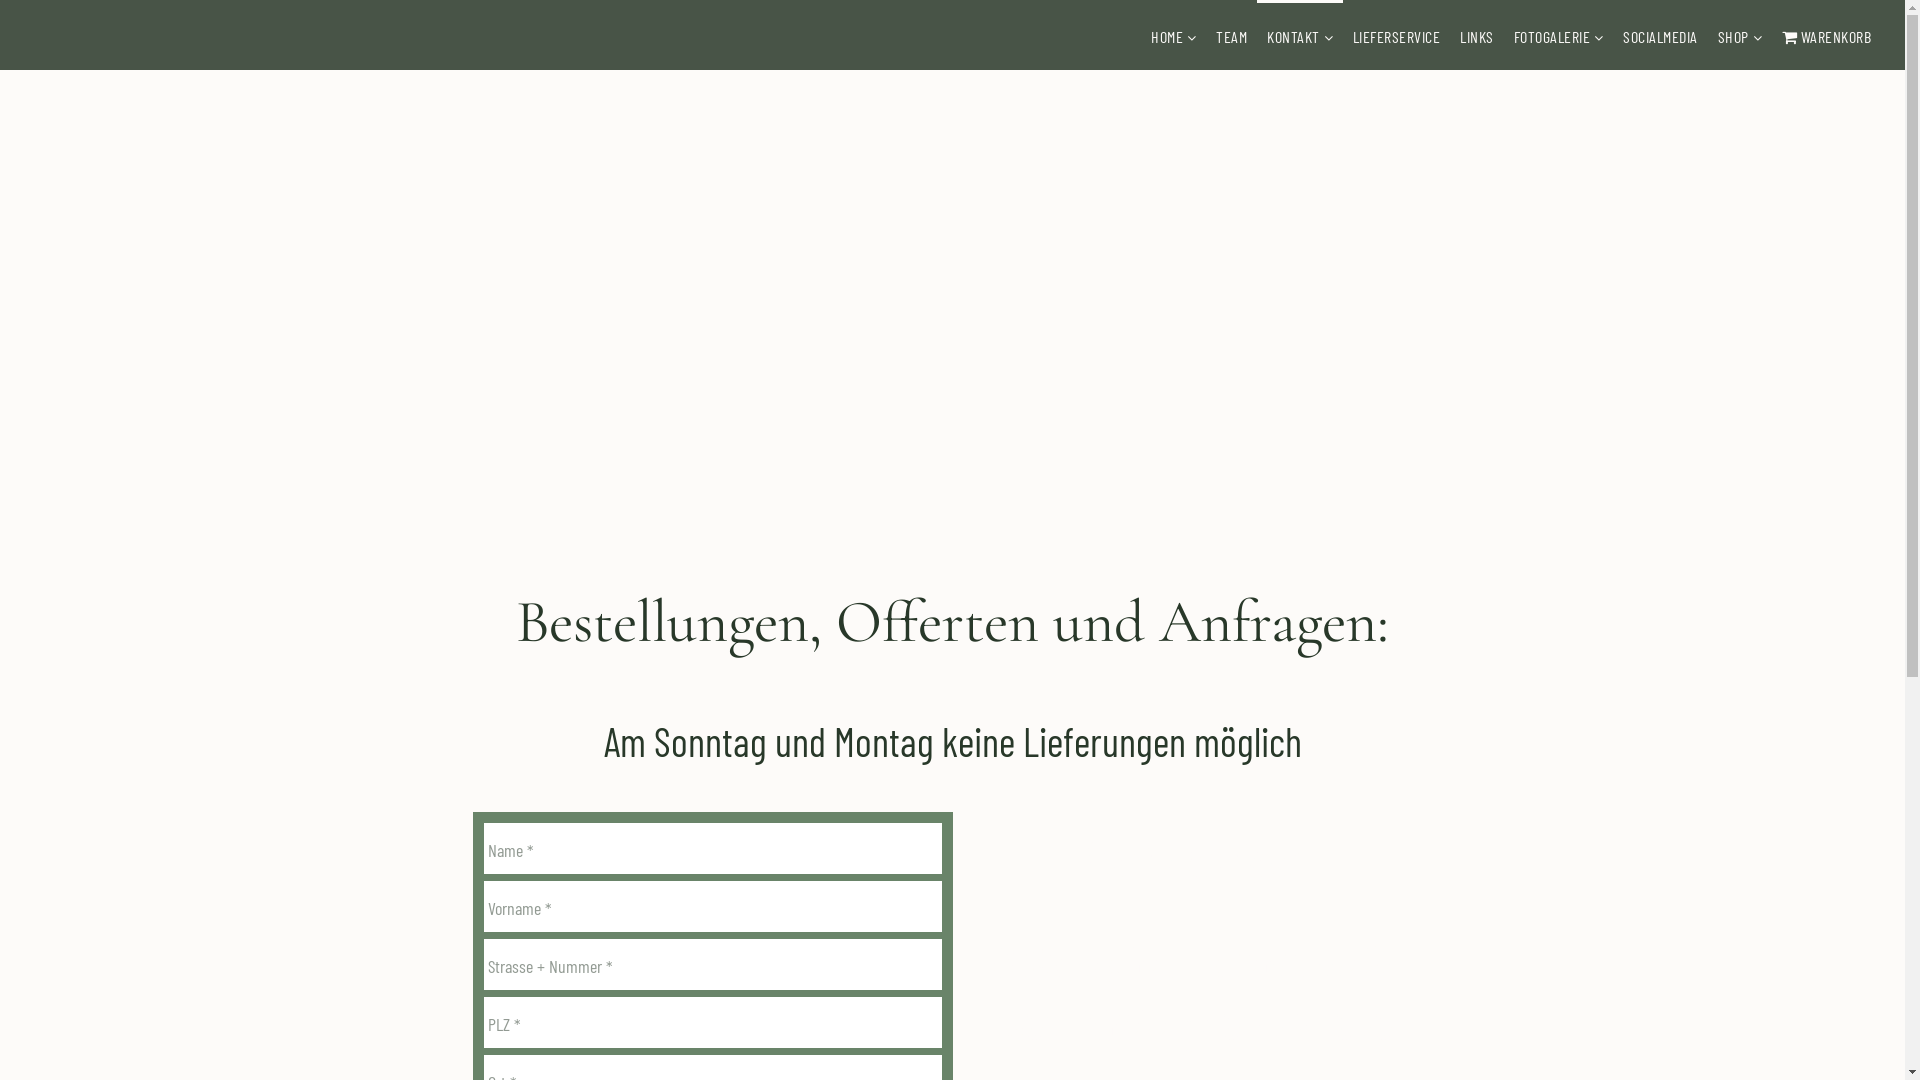  Describe the element at coordinates (1477, 36) in the screenshot. I see `'LINKS'` at that location.